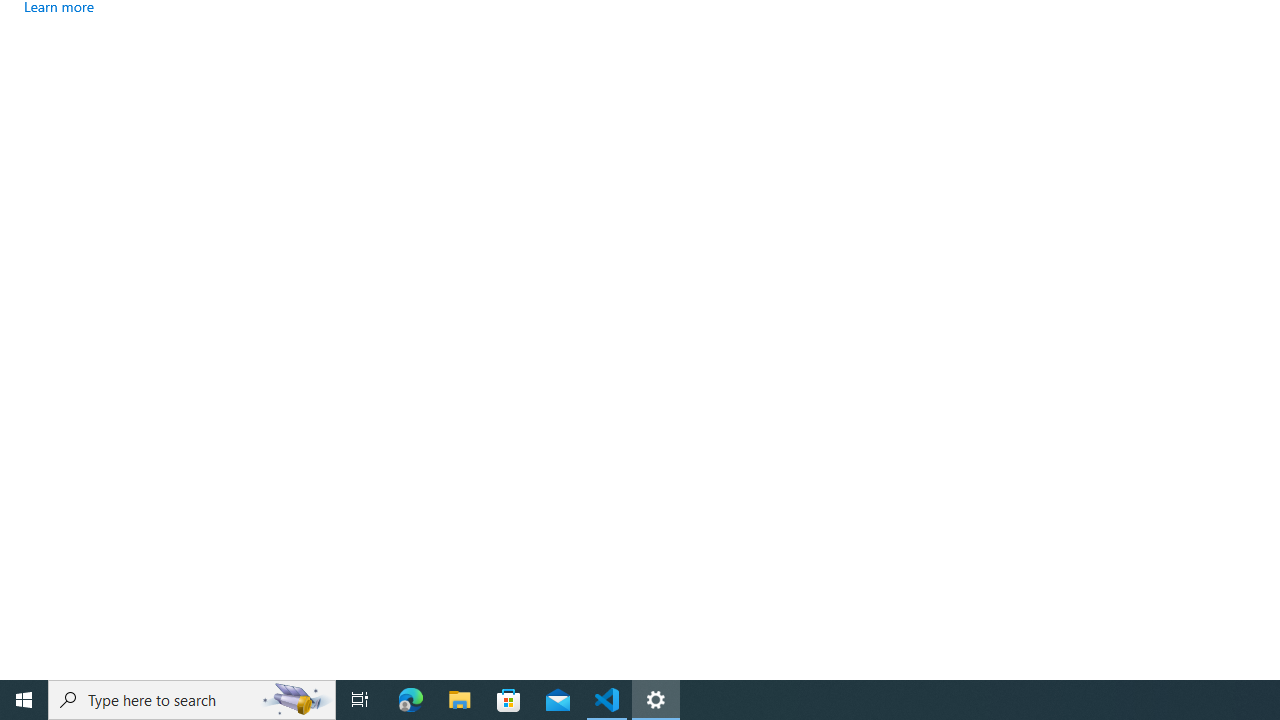  What do you see at coordinates (410, 698) in the screenshot?
I see `'Microsoft Edge'` at bounding box center [410, 698].